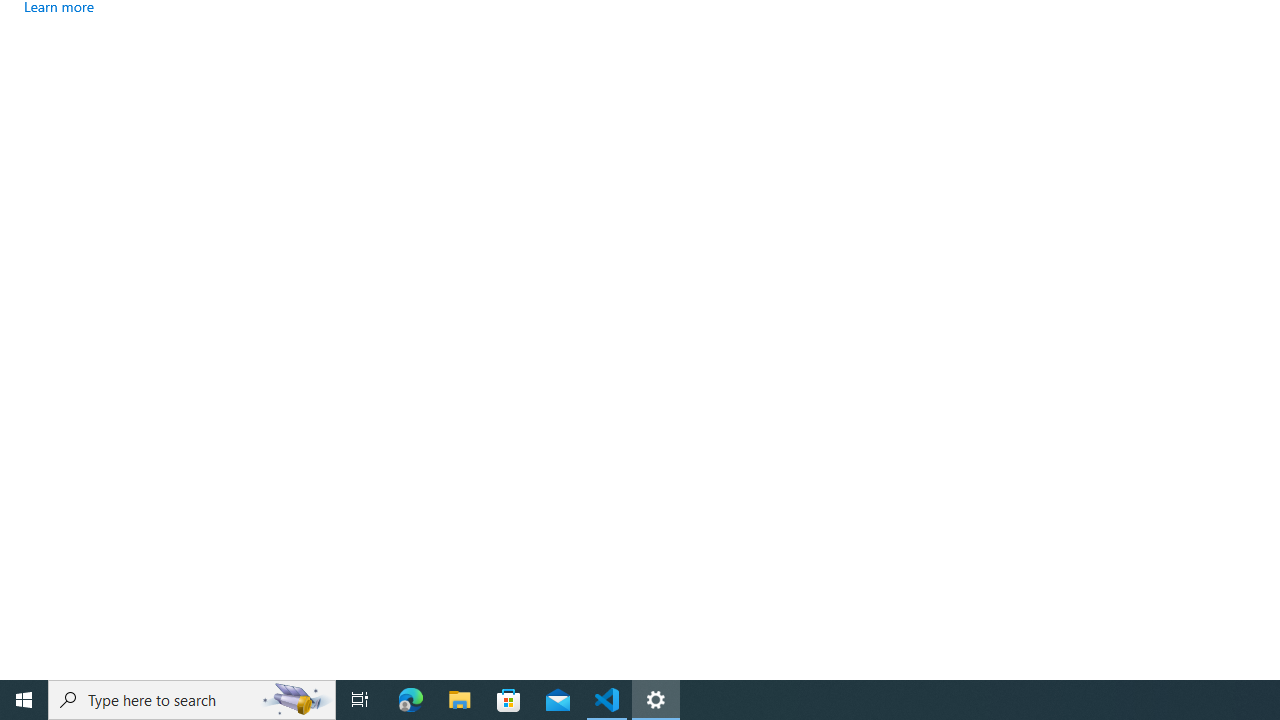  What do you see at coordinates (410, 698) in the screenshot?
I see `'Microsoft Edge'` at bounding box center [410, 698].